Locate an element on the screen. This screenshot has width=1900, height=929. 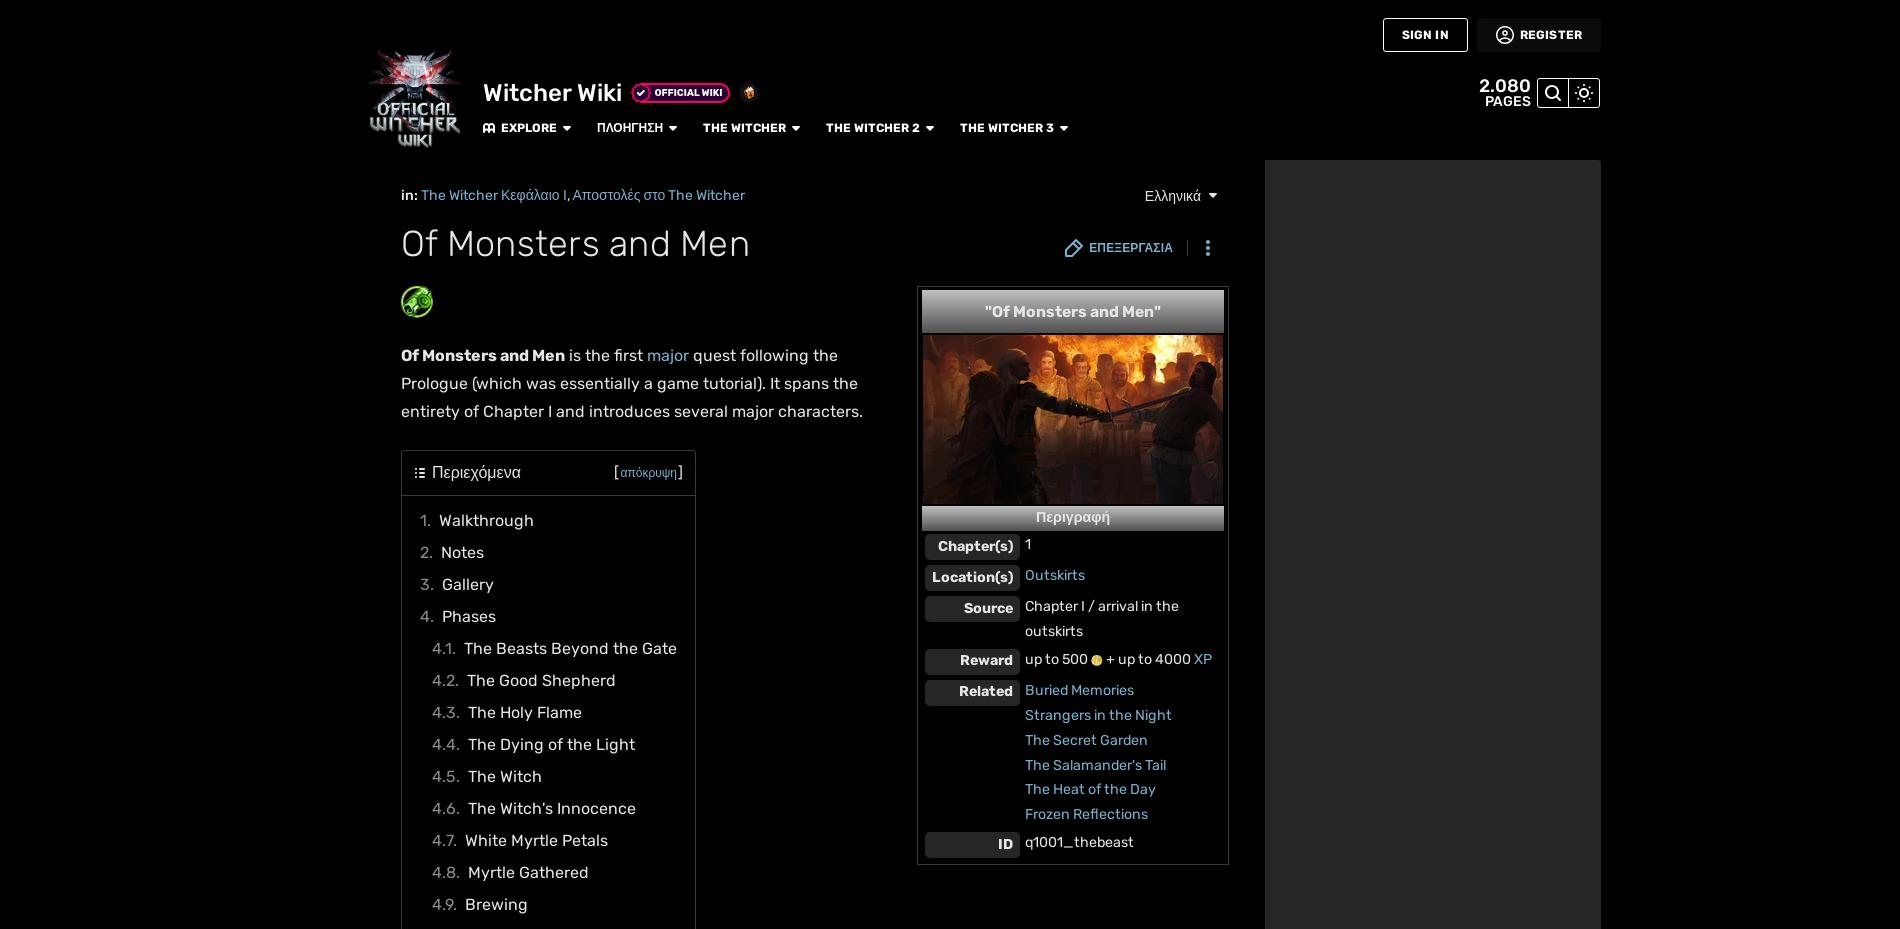
'The Witcher 2' is located at coordinates (582, 21).